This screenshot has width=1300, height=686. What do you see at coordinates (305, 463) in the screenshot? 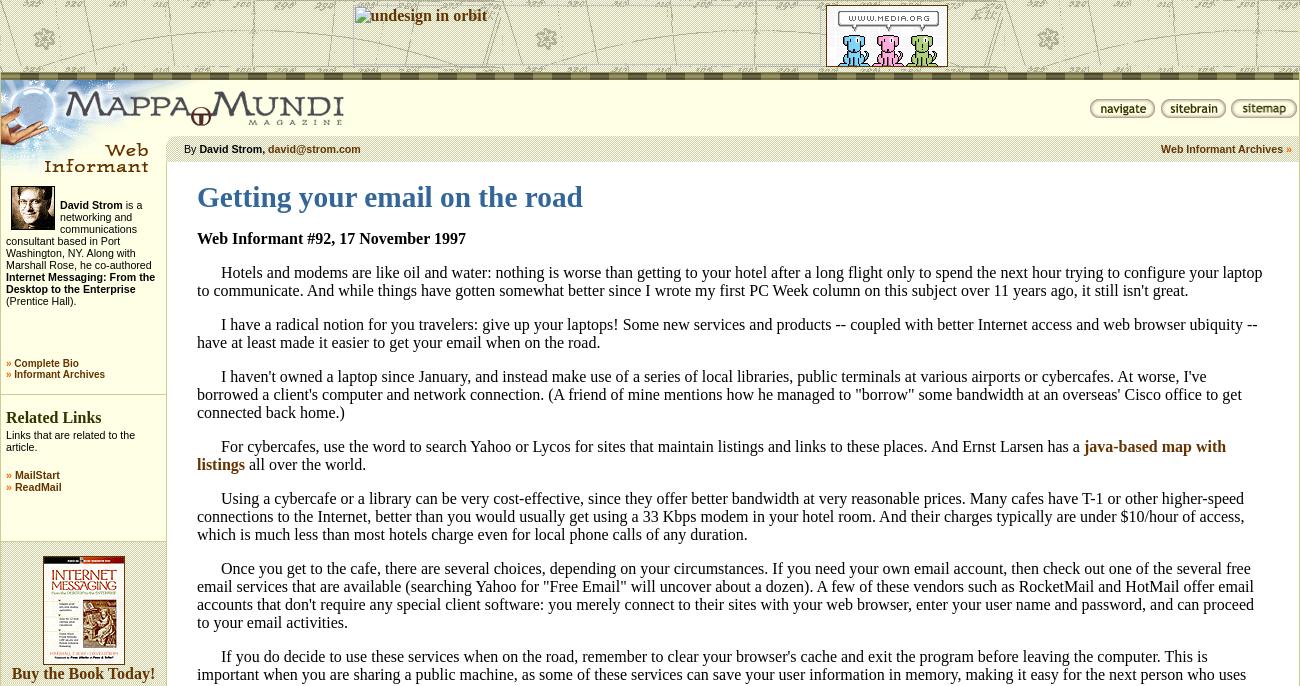
I see `'all over the world.'` at bounding box center [305, 463].